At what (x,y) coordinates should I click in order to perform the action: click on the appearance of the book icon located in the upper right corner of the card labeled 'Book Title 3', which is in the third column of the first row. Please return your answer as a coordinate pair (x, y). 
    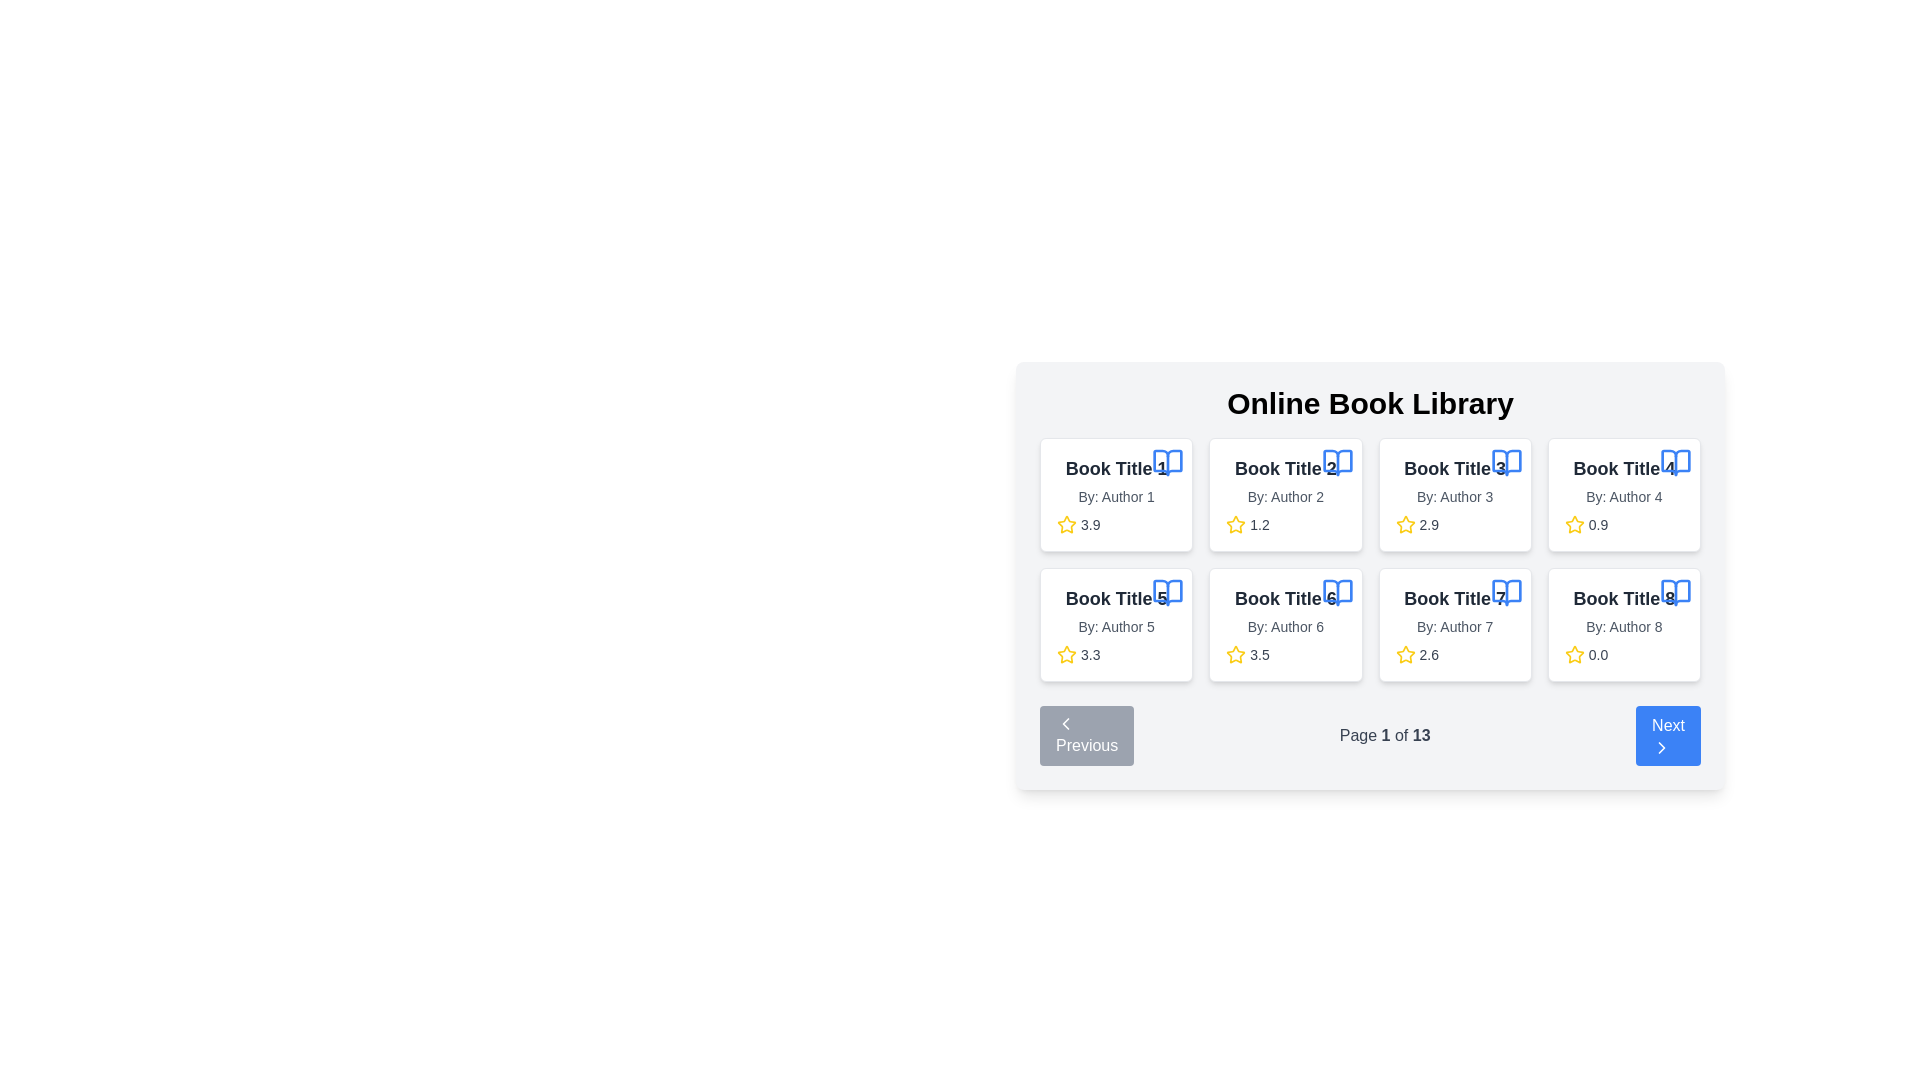
    Looking at the image, I should click on (1506, 462).